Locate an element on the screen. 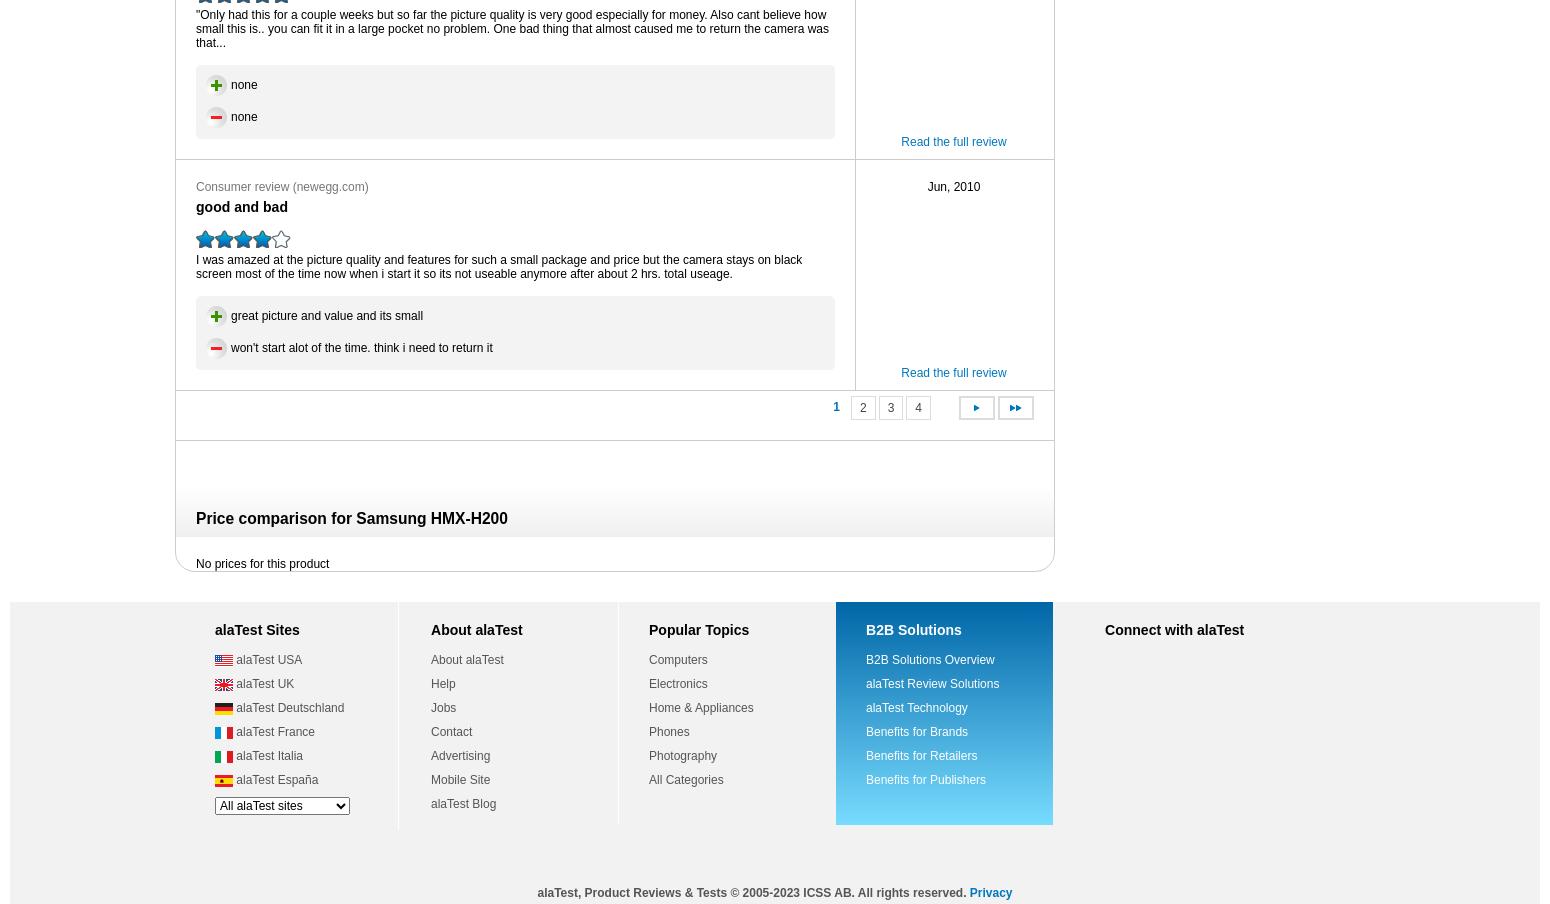 The width and height of the screenshot is (1550, 904). 'Mobile Site' is located at coordinates (431, 779).